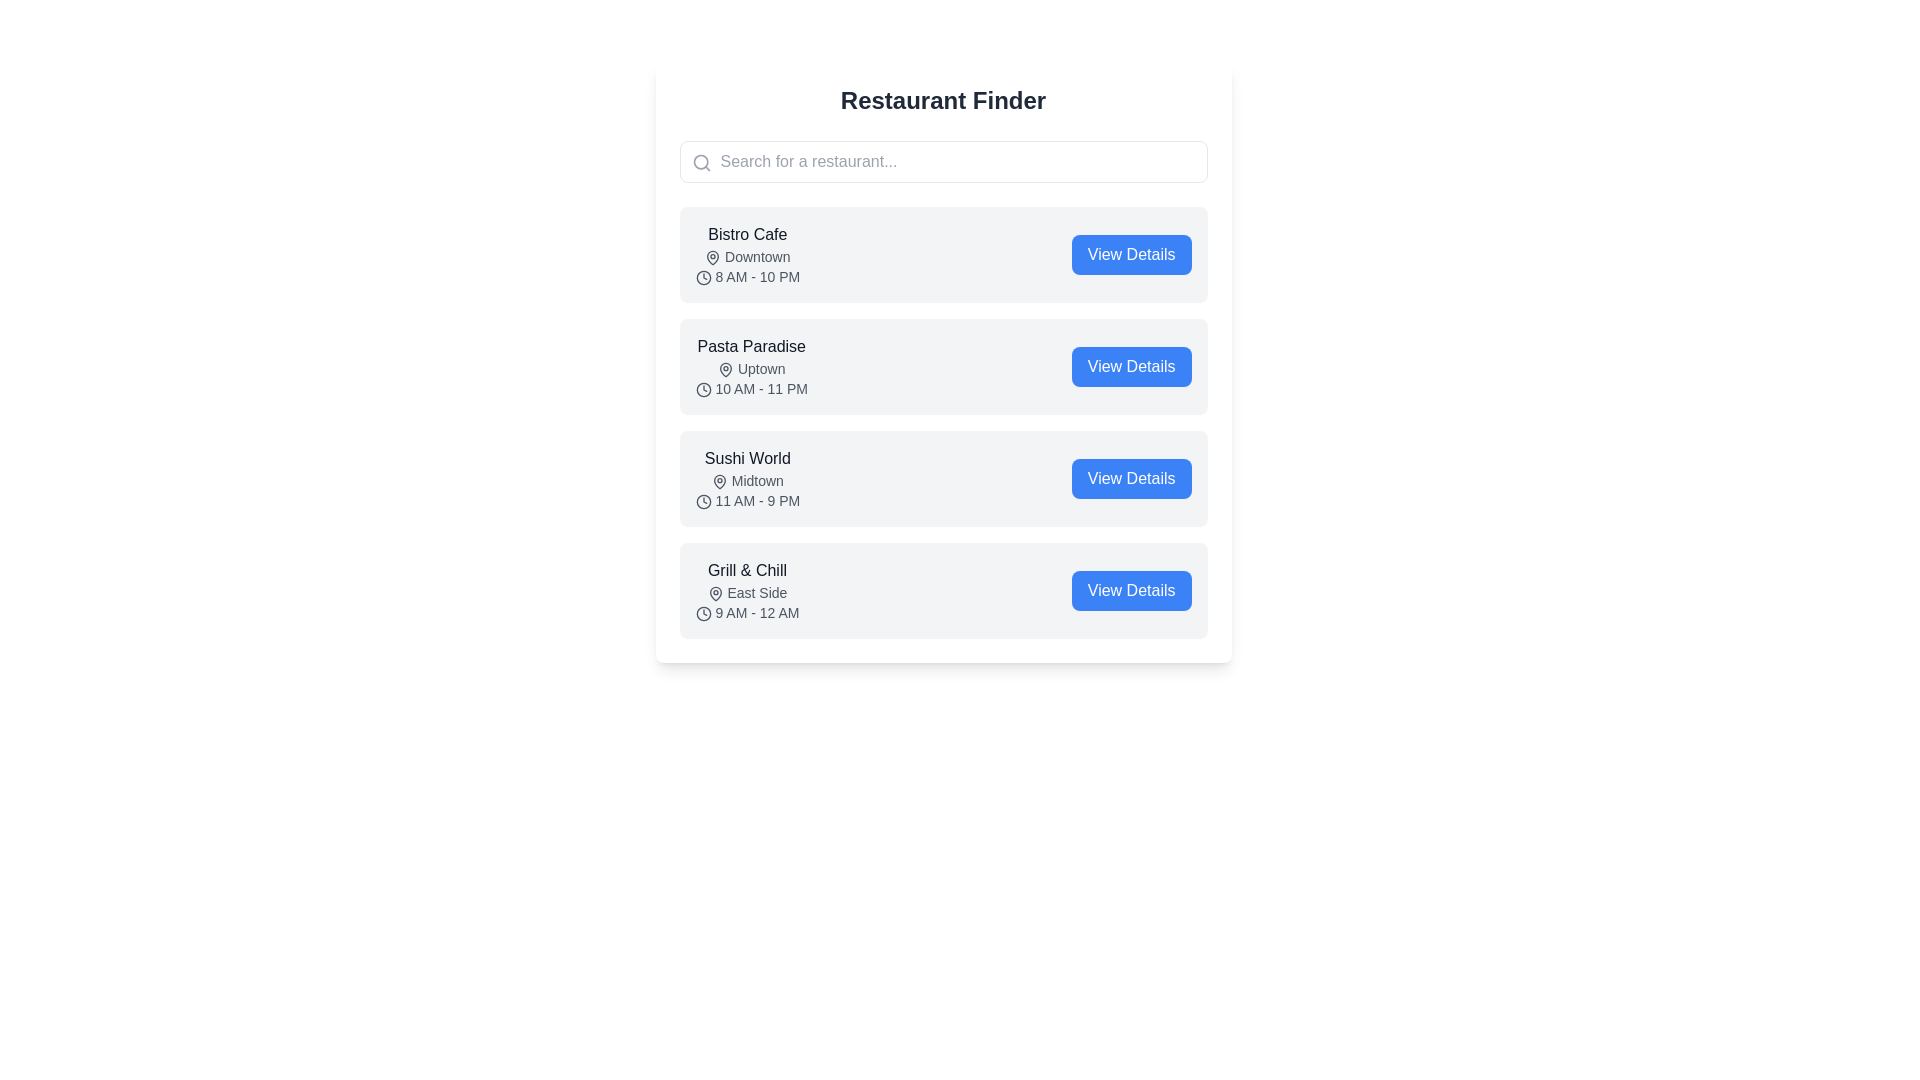 This screenshot has height=1080, width=1920. Describe the element at coordinates (746, 478) in the screenshot. I see `the informational card displaying details of the 'Sushi World' restaurant, located in the third row of the restaurant list between 'Pasta Paradise' and 'Grill & Chill'` at that location.